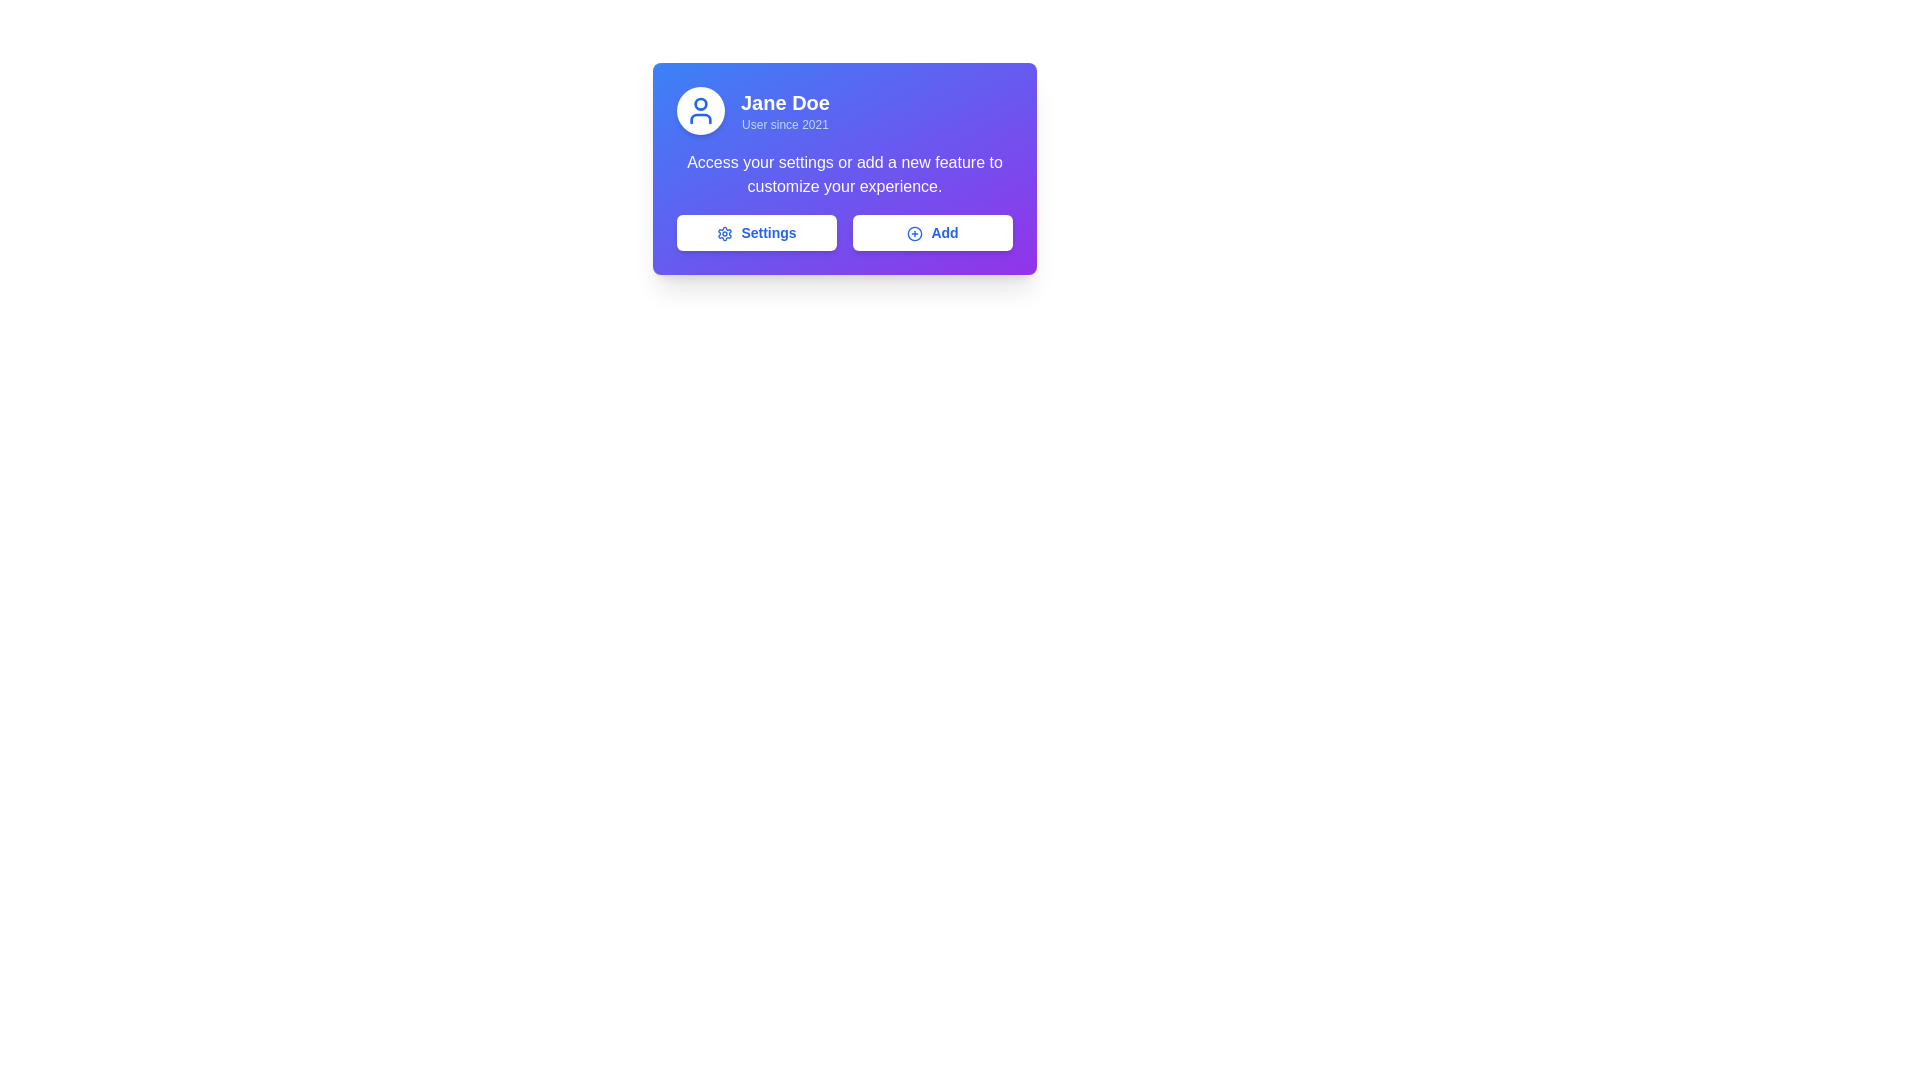  What do you see at coordinates (931, 231) in the screenshot?
I see `the 'Add' button, which is a rectangular button with rounded corners and a white background, displaying the text 'Add' in blue and a circular plus icon to its left` at bounding box center [931, 231].